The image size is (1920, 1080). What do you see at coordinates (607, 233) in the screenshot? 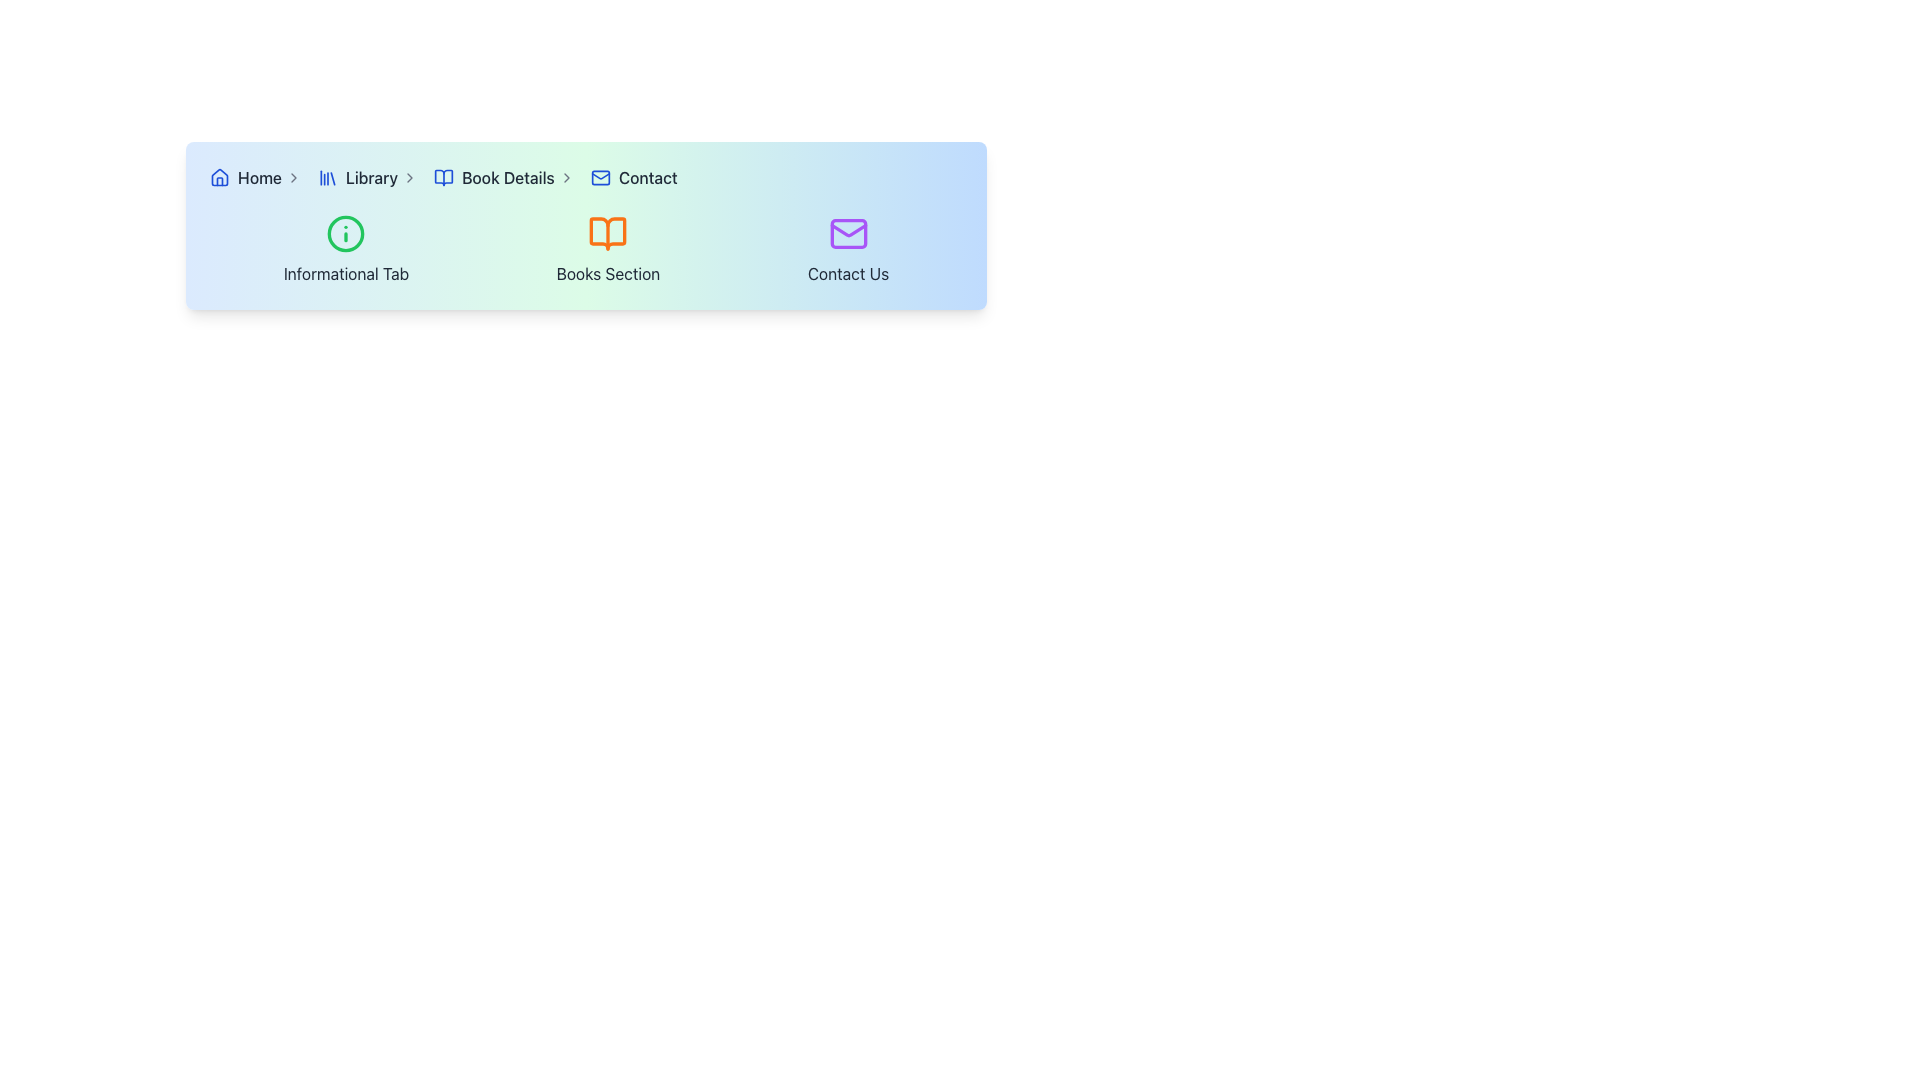
I see `the orange open book icon located in the 'Books Section' of the navigation bar, which is centered above the text label` at bounding box center [607, 233].